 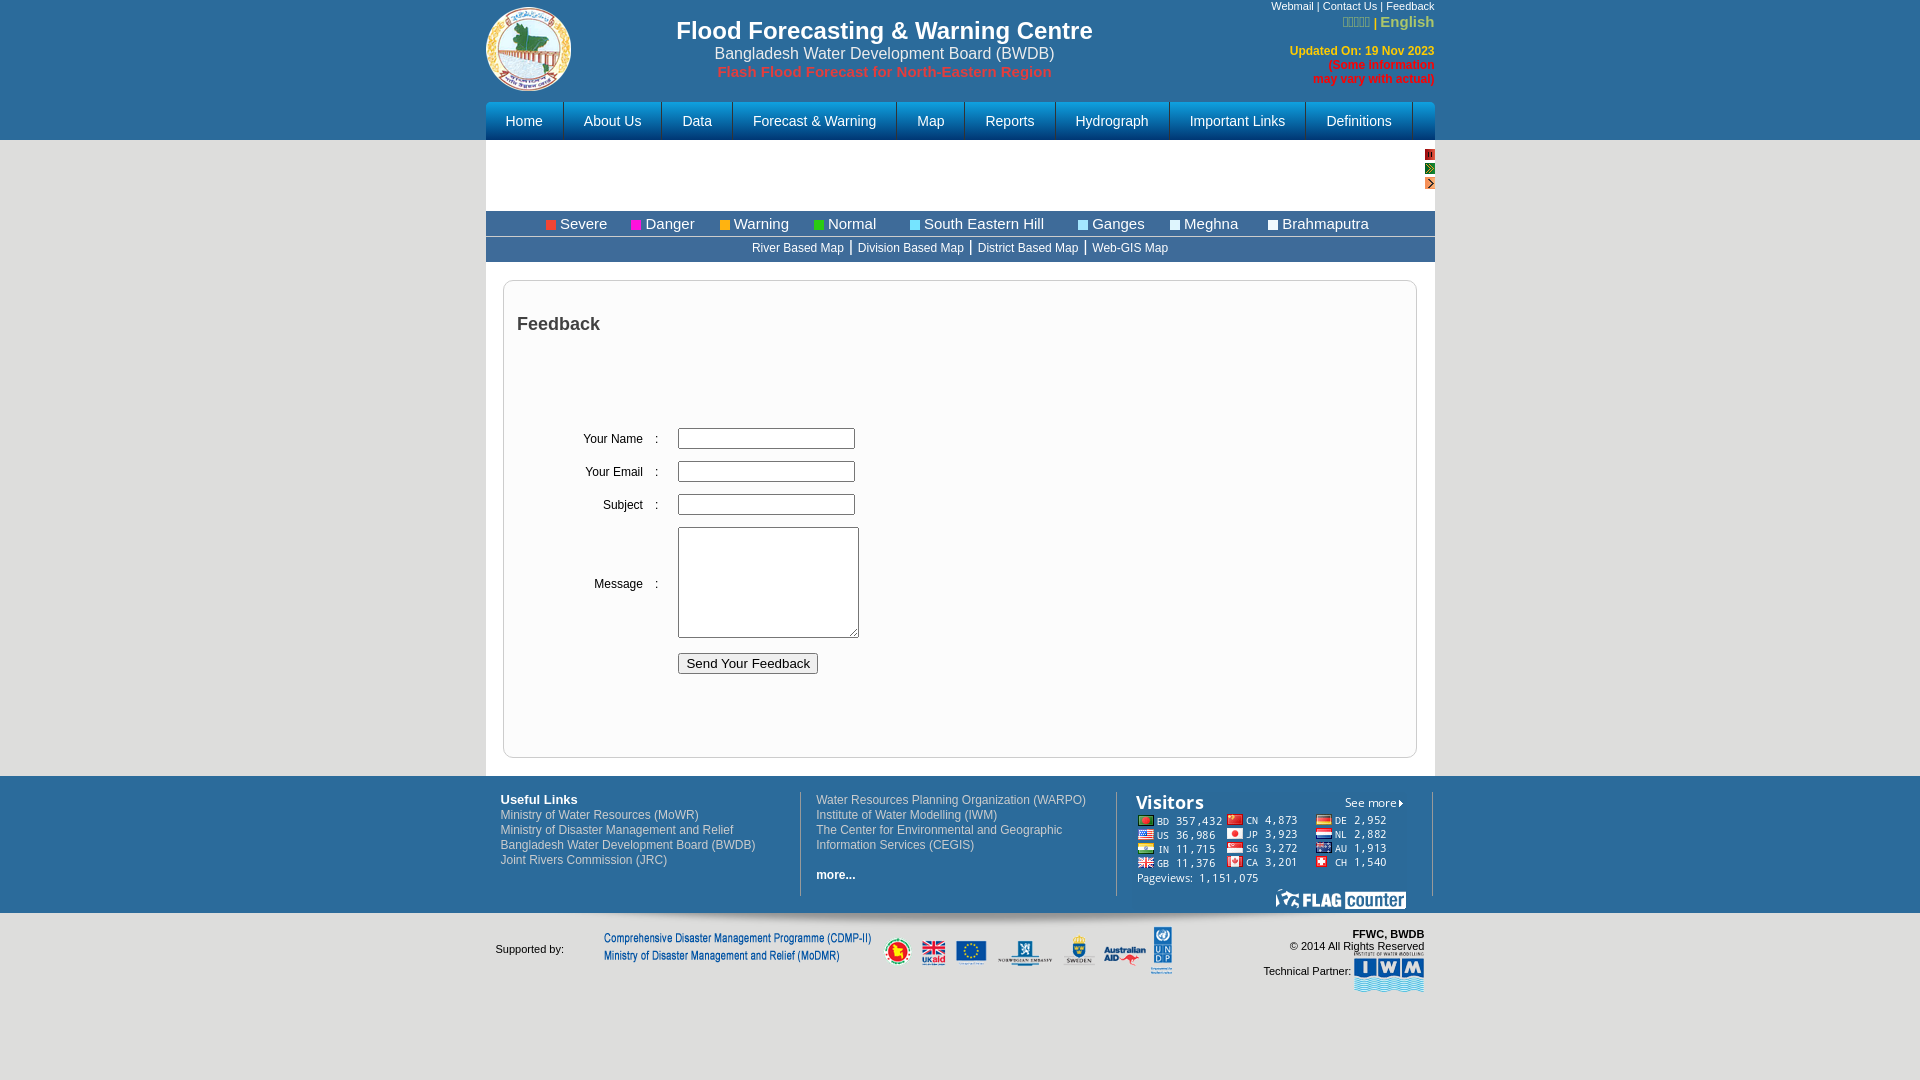 I want to click on 'Webmail', so click(x=1292, y=6).